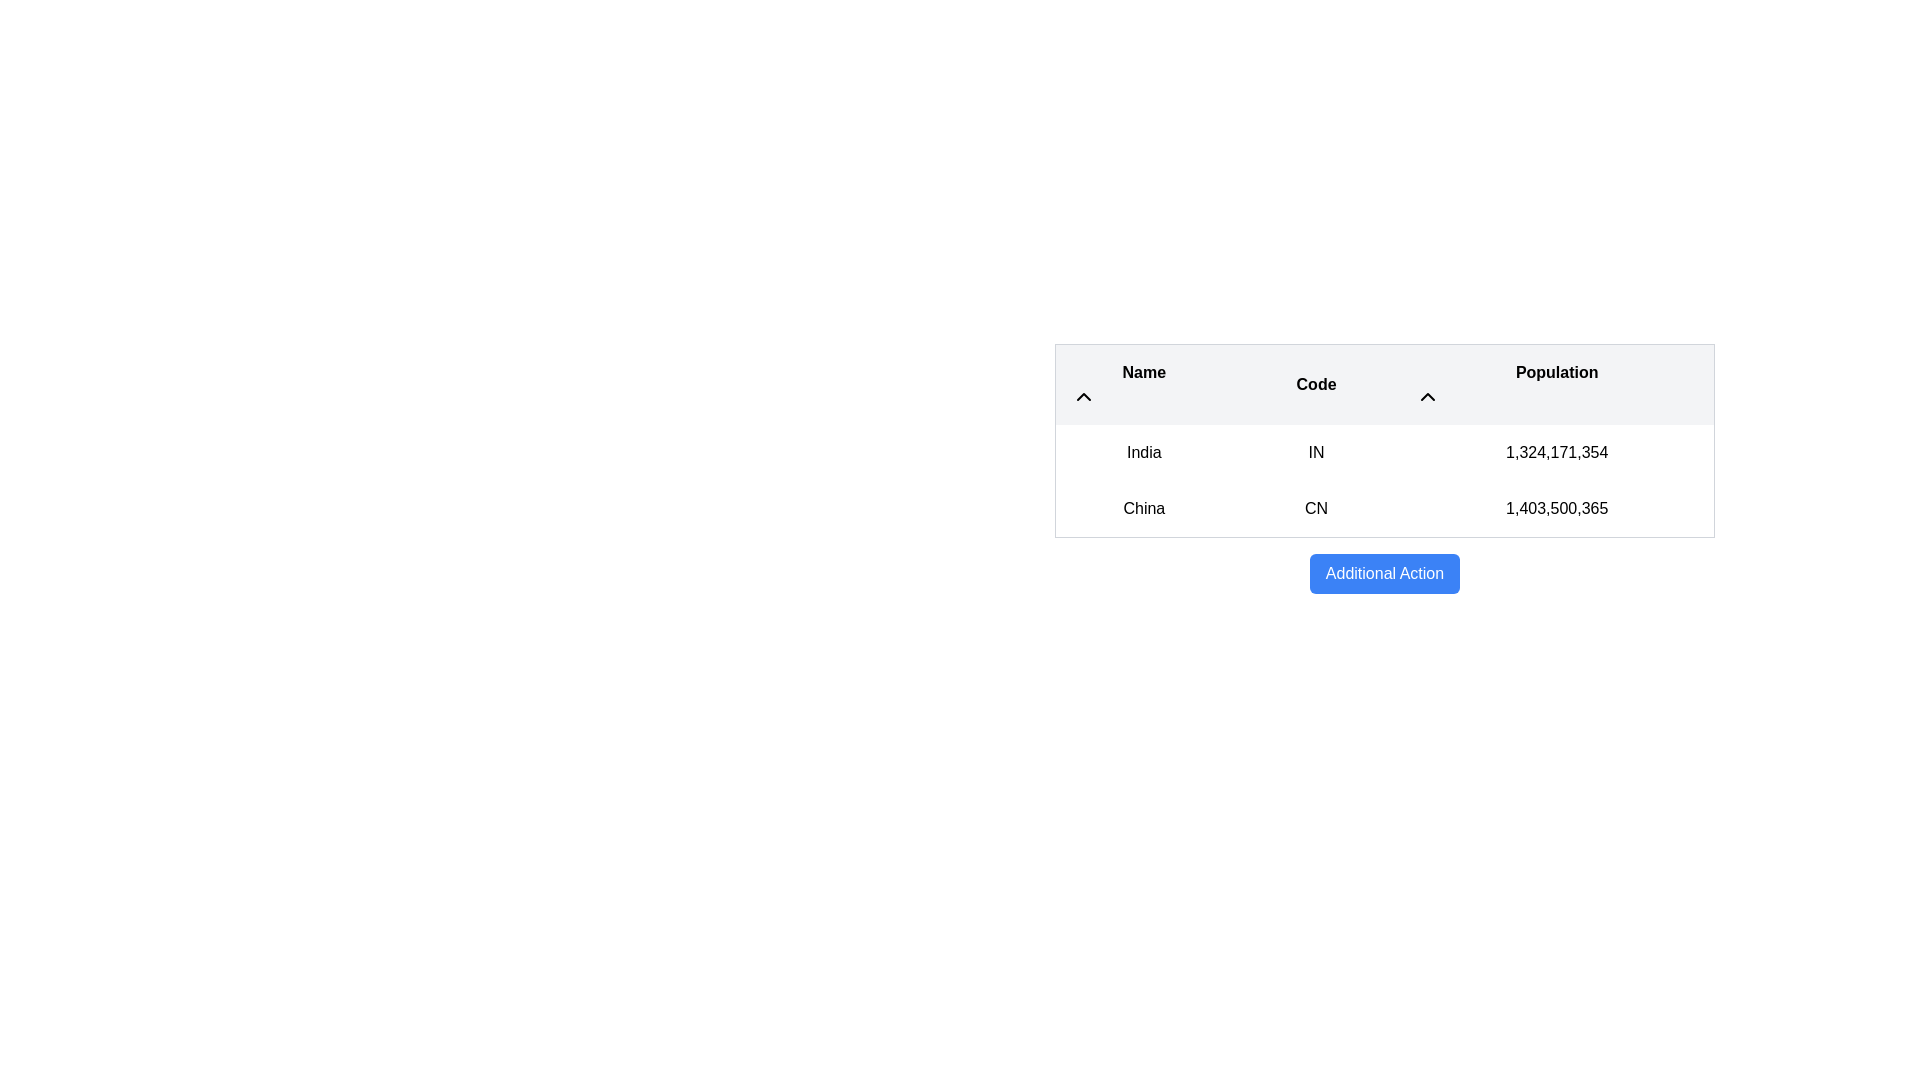 Image resolution: width=1920 pixels, height=1080 pixels. What do you see at coordinates (1556, 508) in the screenshot?
I see `population value displayed in the table cell for 'China', which shows '1,403,500,365'` at bounding box center [1556, 508].